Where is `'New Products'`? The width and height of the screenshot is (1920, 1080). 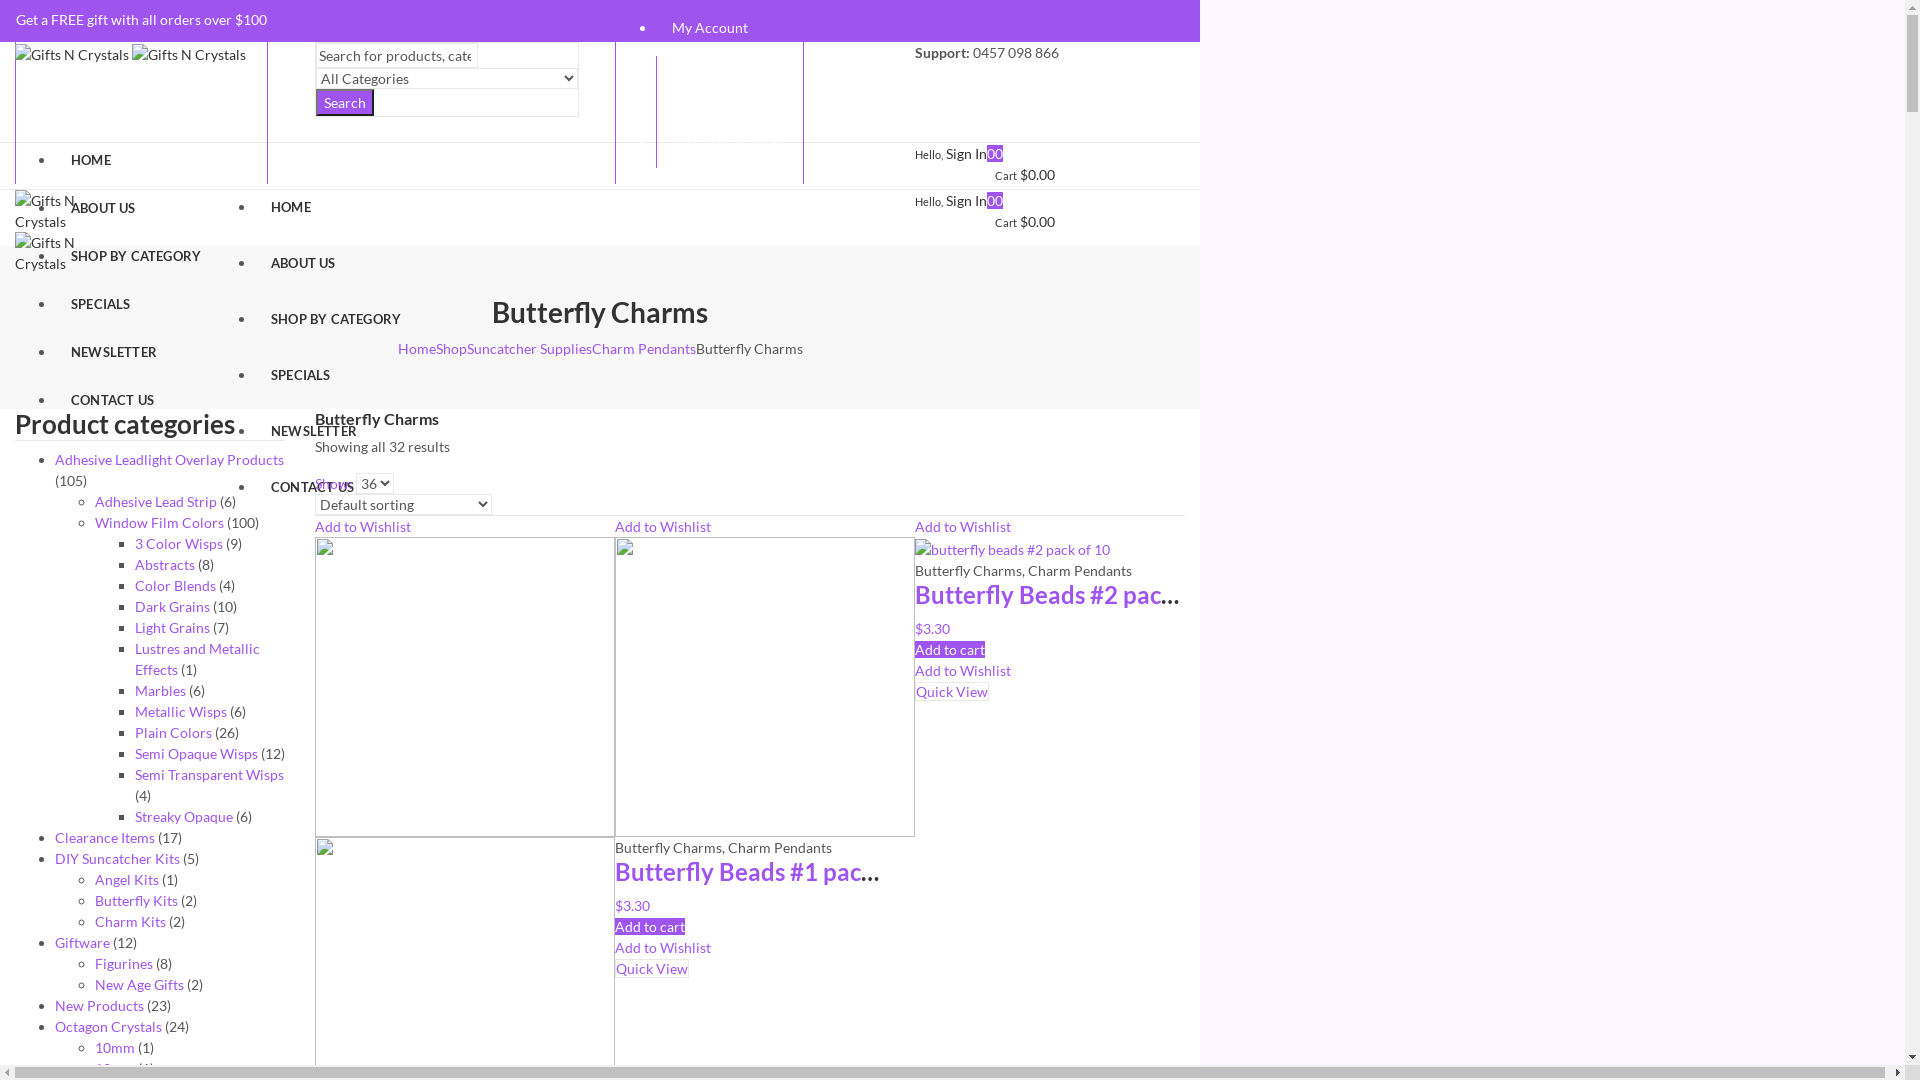
'New Products' is located at coordinates (54, 1005).